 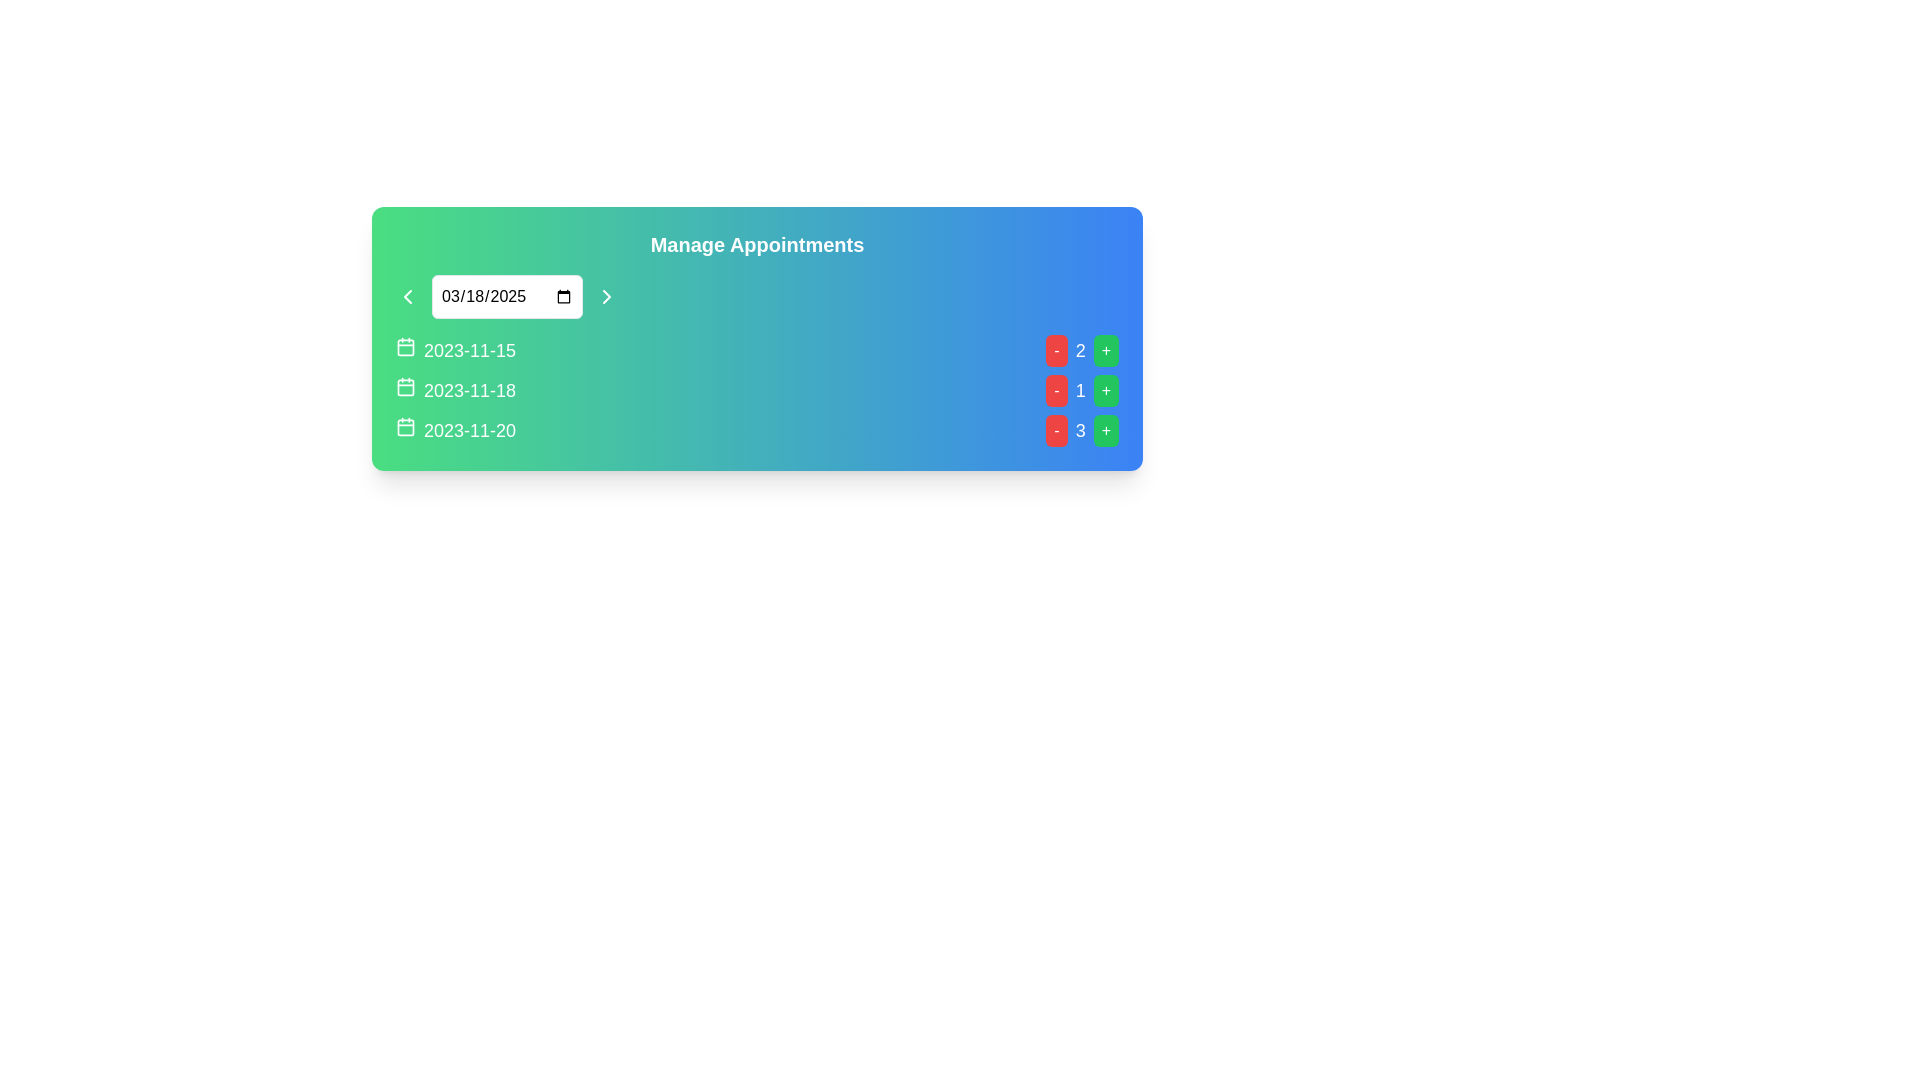 What do you see at coordinates (1055, 350) in the screenshot?
I see `the decrement button located to the left of the number '2' in a set of three horizontally aligned elements` at bounding box center [1055, 350].